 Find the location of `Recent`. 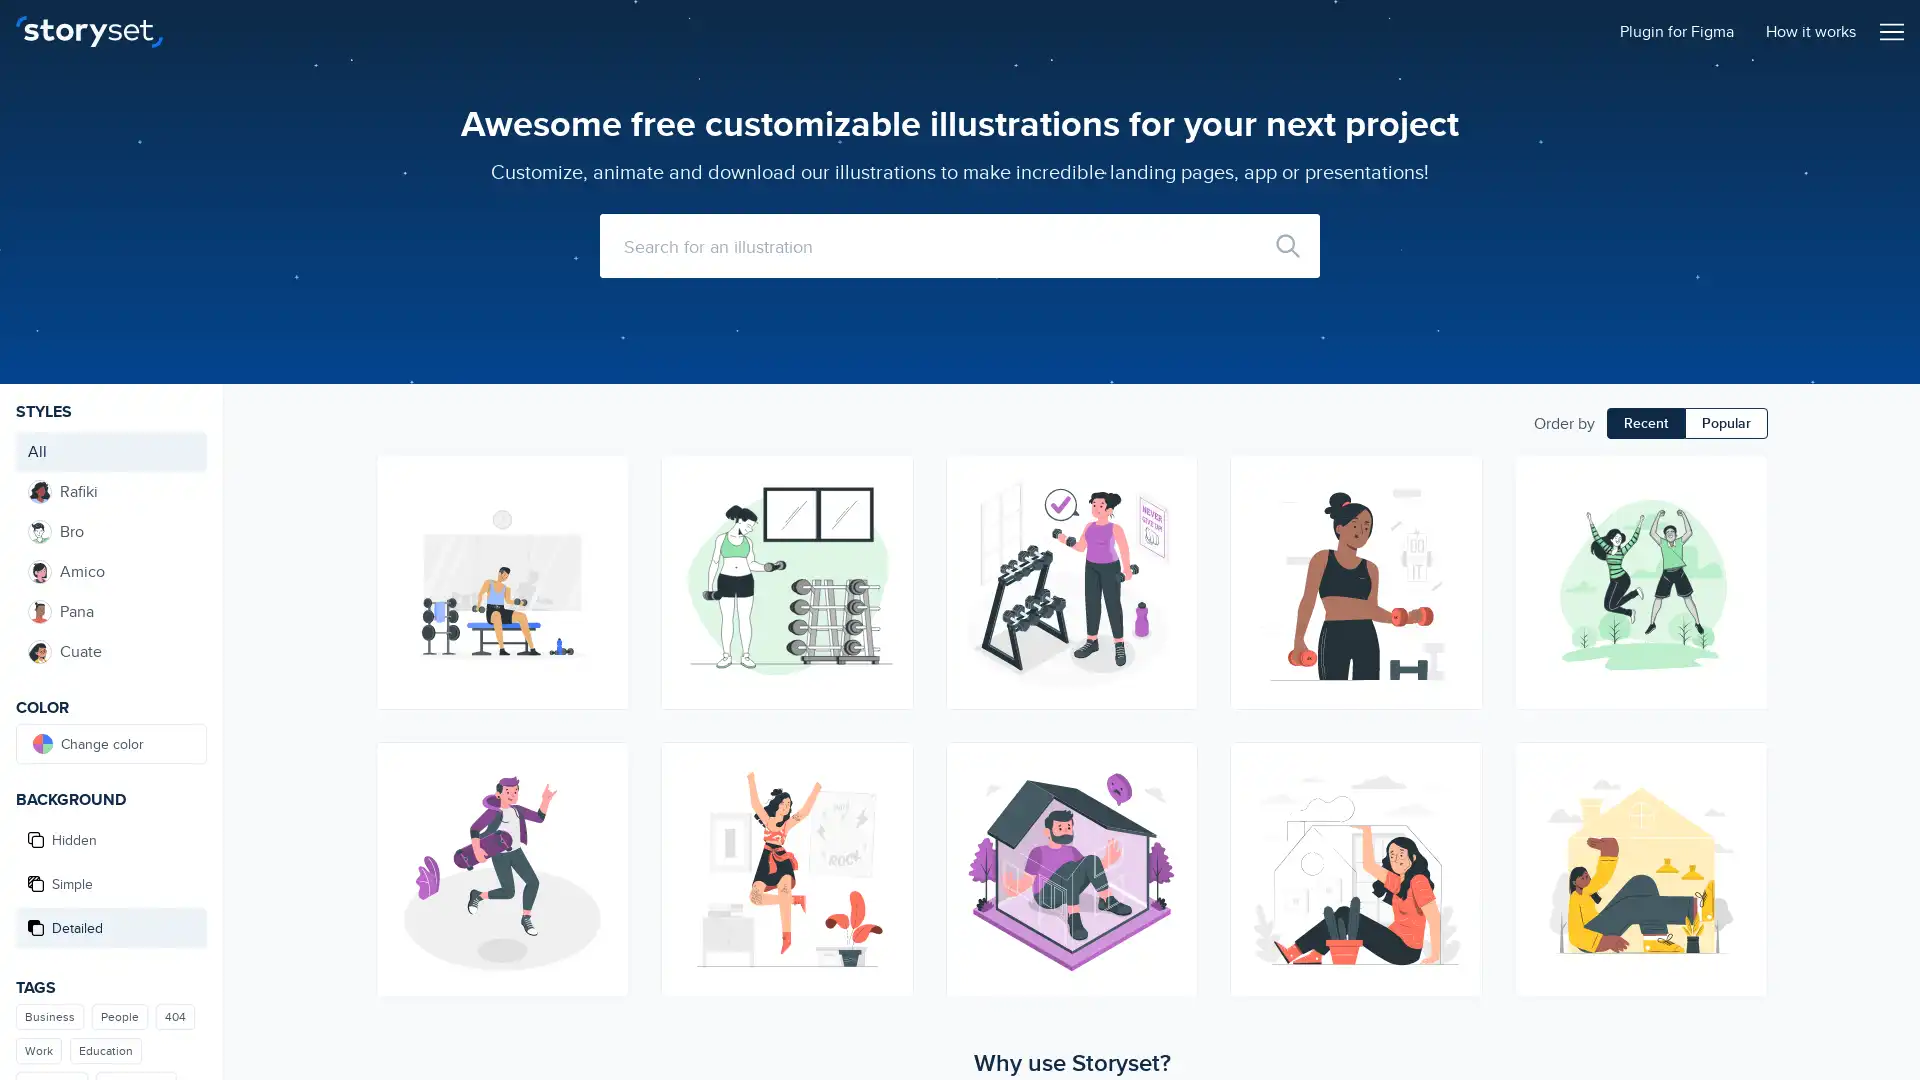

Recent is located at coordinates (1646, 422).